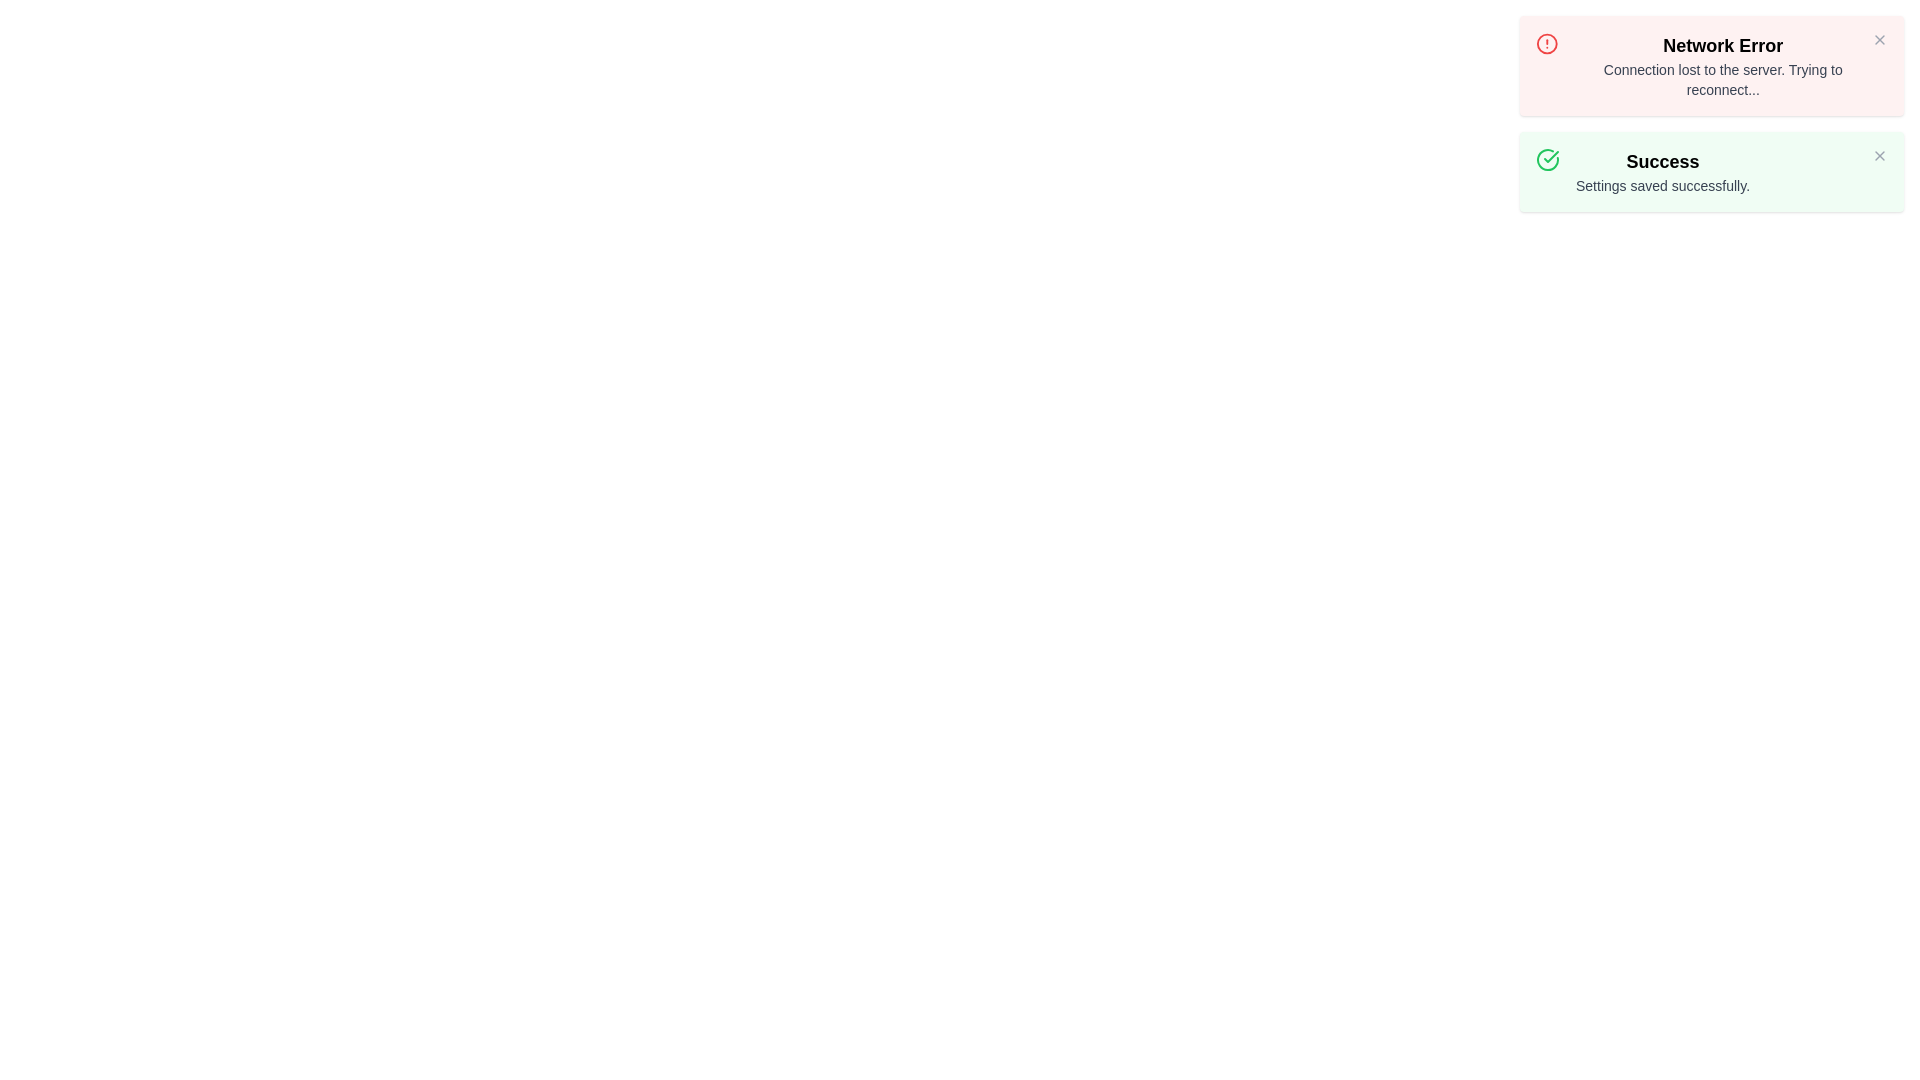 The image size is (1920, 1080). I want to click on the close button icon ('X') located at the top-right corner of the error notification box with a light red background, so click(1879, 39).